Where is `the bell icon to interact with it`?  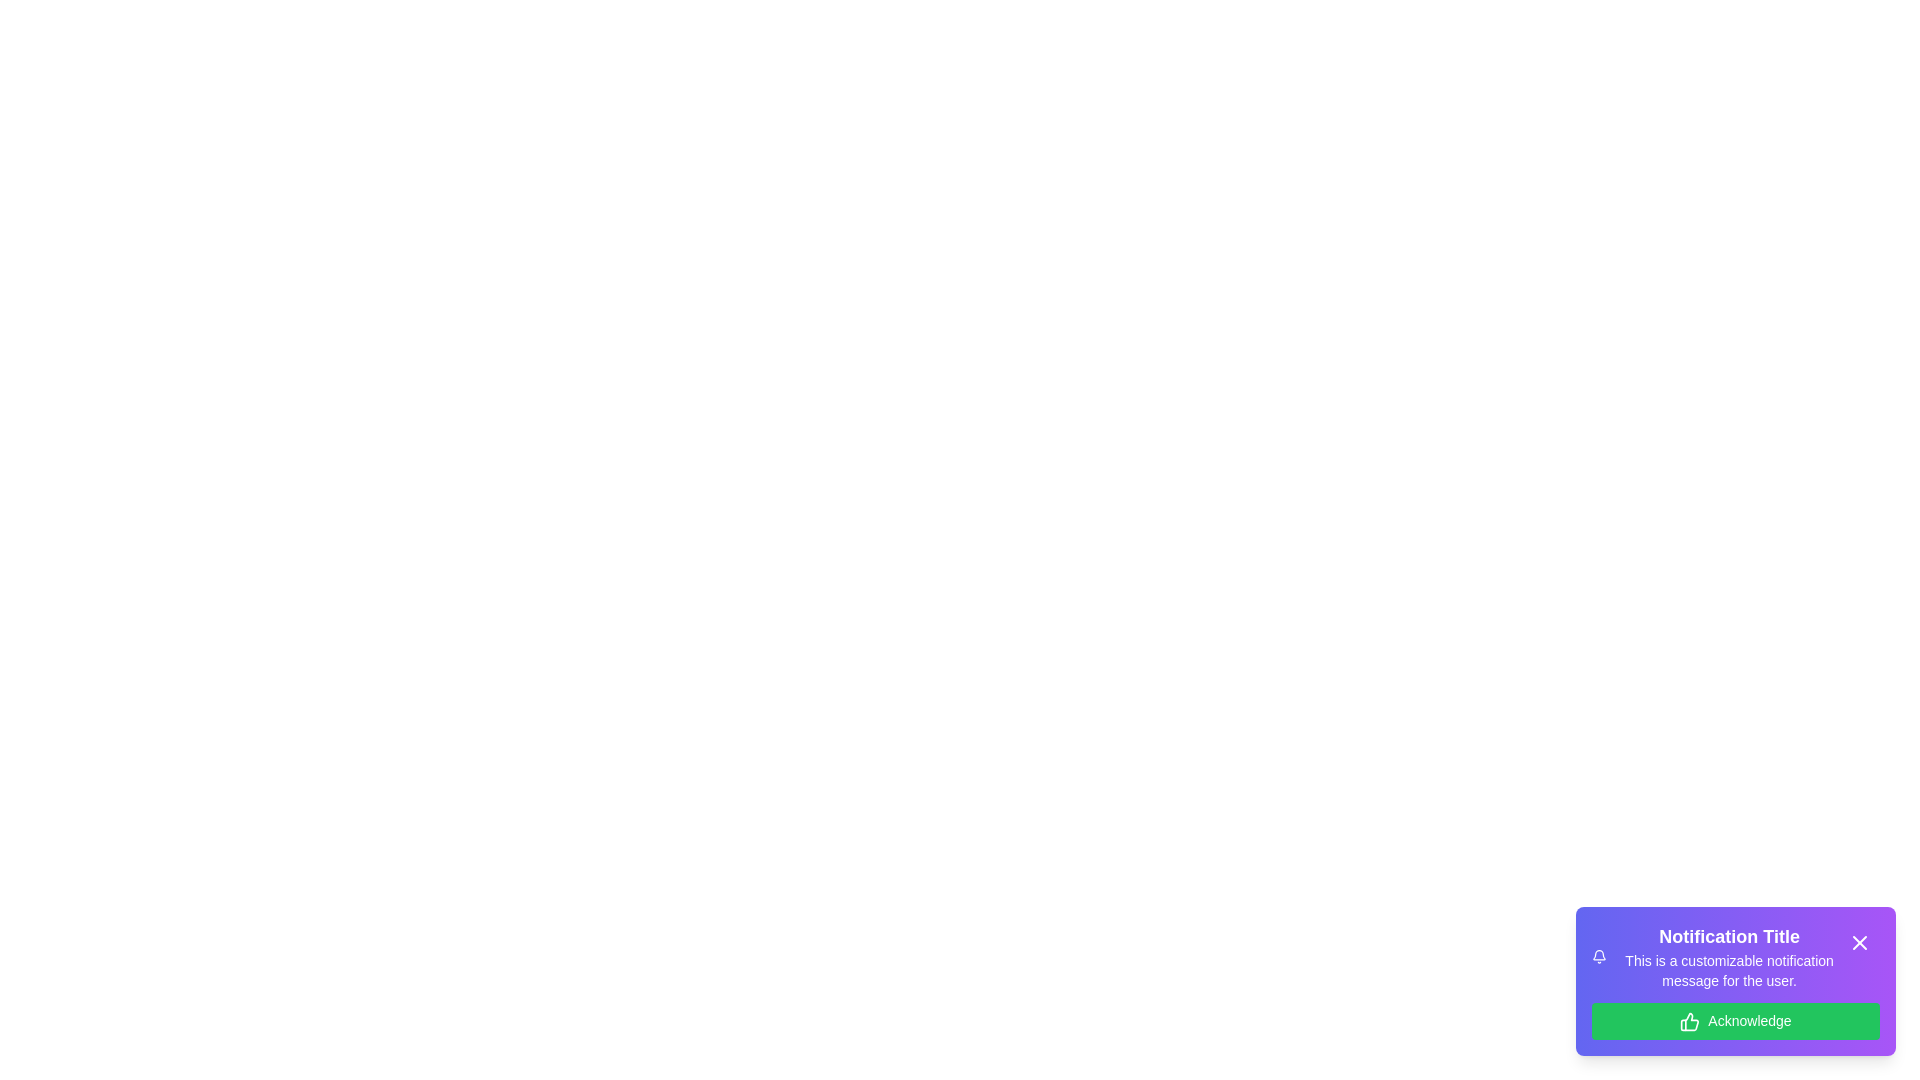 the bell icon to interact with it is located at coordinates (1598, 955).